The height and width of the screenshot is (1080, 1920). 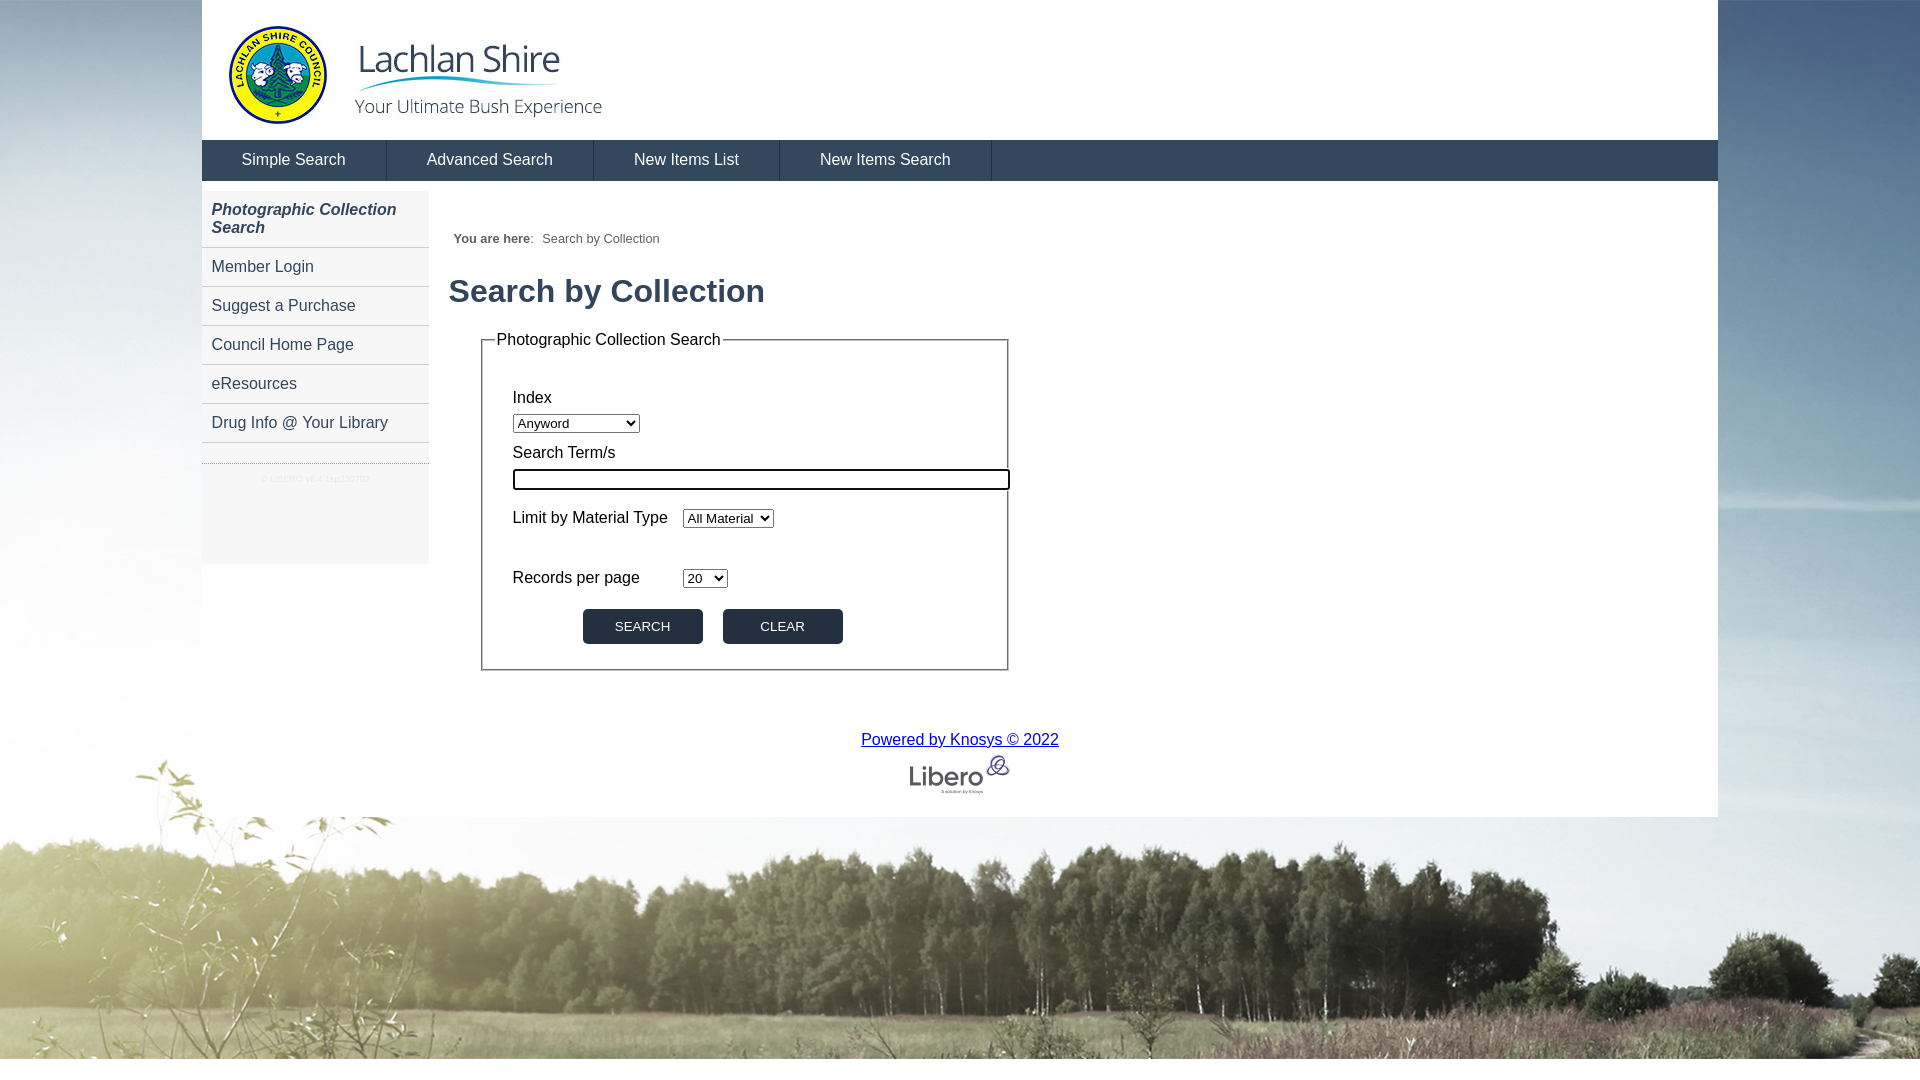 What do you see at coordinates (781, 625) in the screenshot?
I see `'Alt-2'` at bounding box center [781, 625].